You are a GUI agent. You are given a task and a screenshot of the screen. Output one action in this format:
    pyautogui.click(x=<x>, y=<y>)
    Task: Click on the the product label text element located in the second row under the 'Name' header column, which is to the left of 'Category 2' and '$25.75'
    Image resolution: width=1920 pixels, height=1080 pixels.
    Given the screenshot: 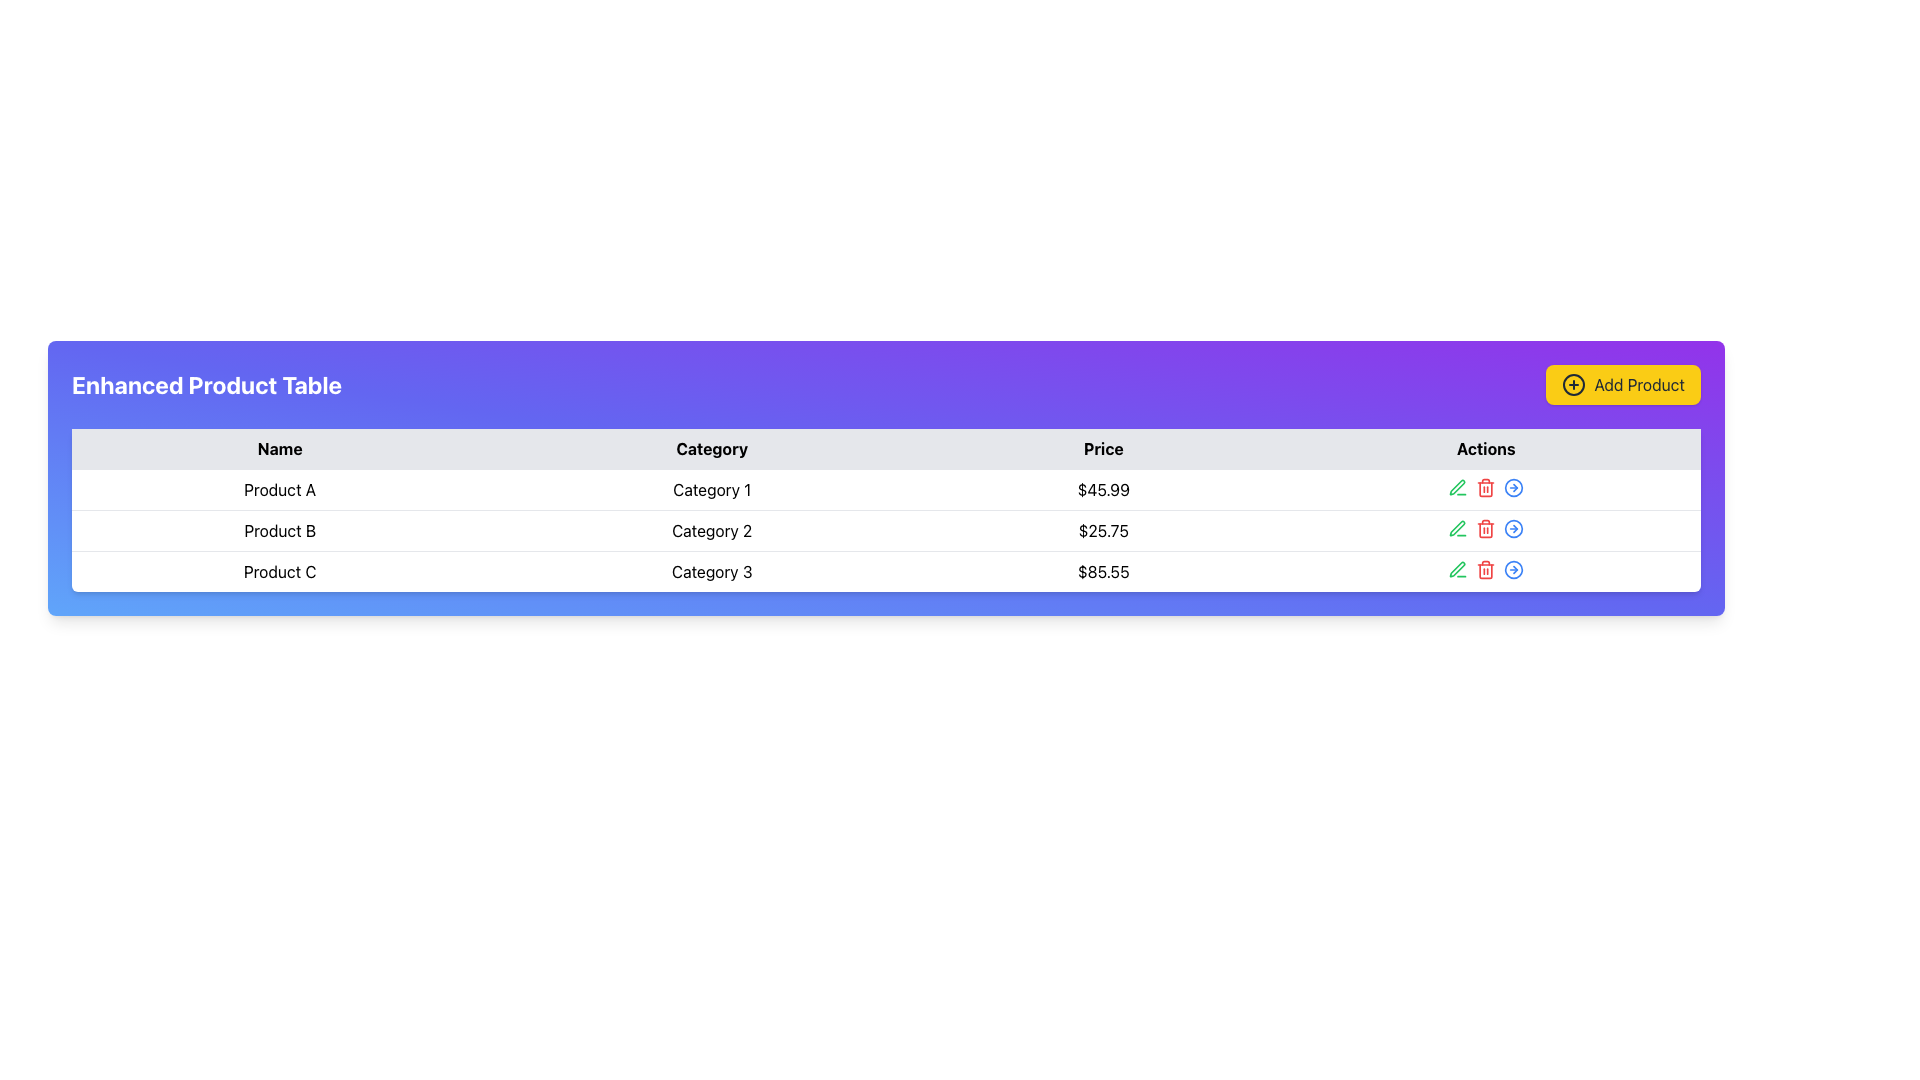 What is the action you would take?
    pyautogui.click(x=279, y=530)
    